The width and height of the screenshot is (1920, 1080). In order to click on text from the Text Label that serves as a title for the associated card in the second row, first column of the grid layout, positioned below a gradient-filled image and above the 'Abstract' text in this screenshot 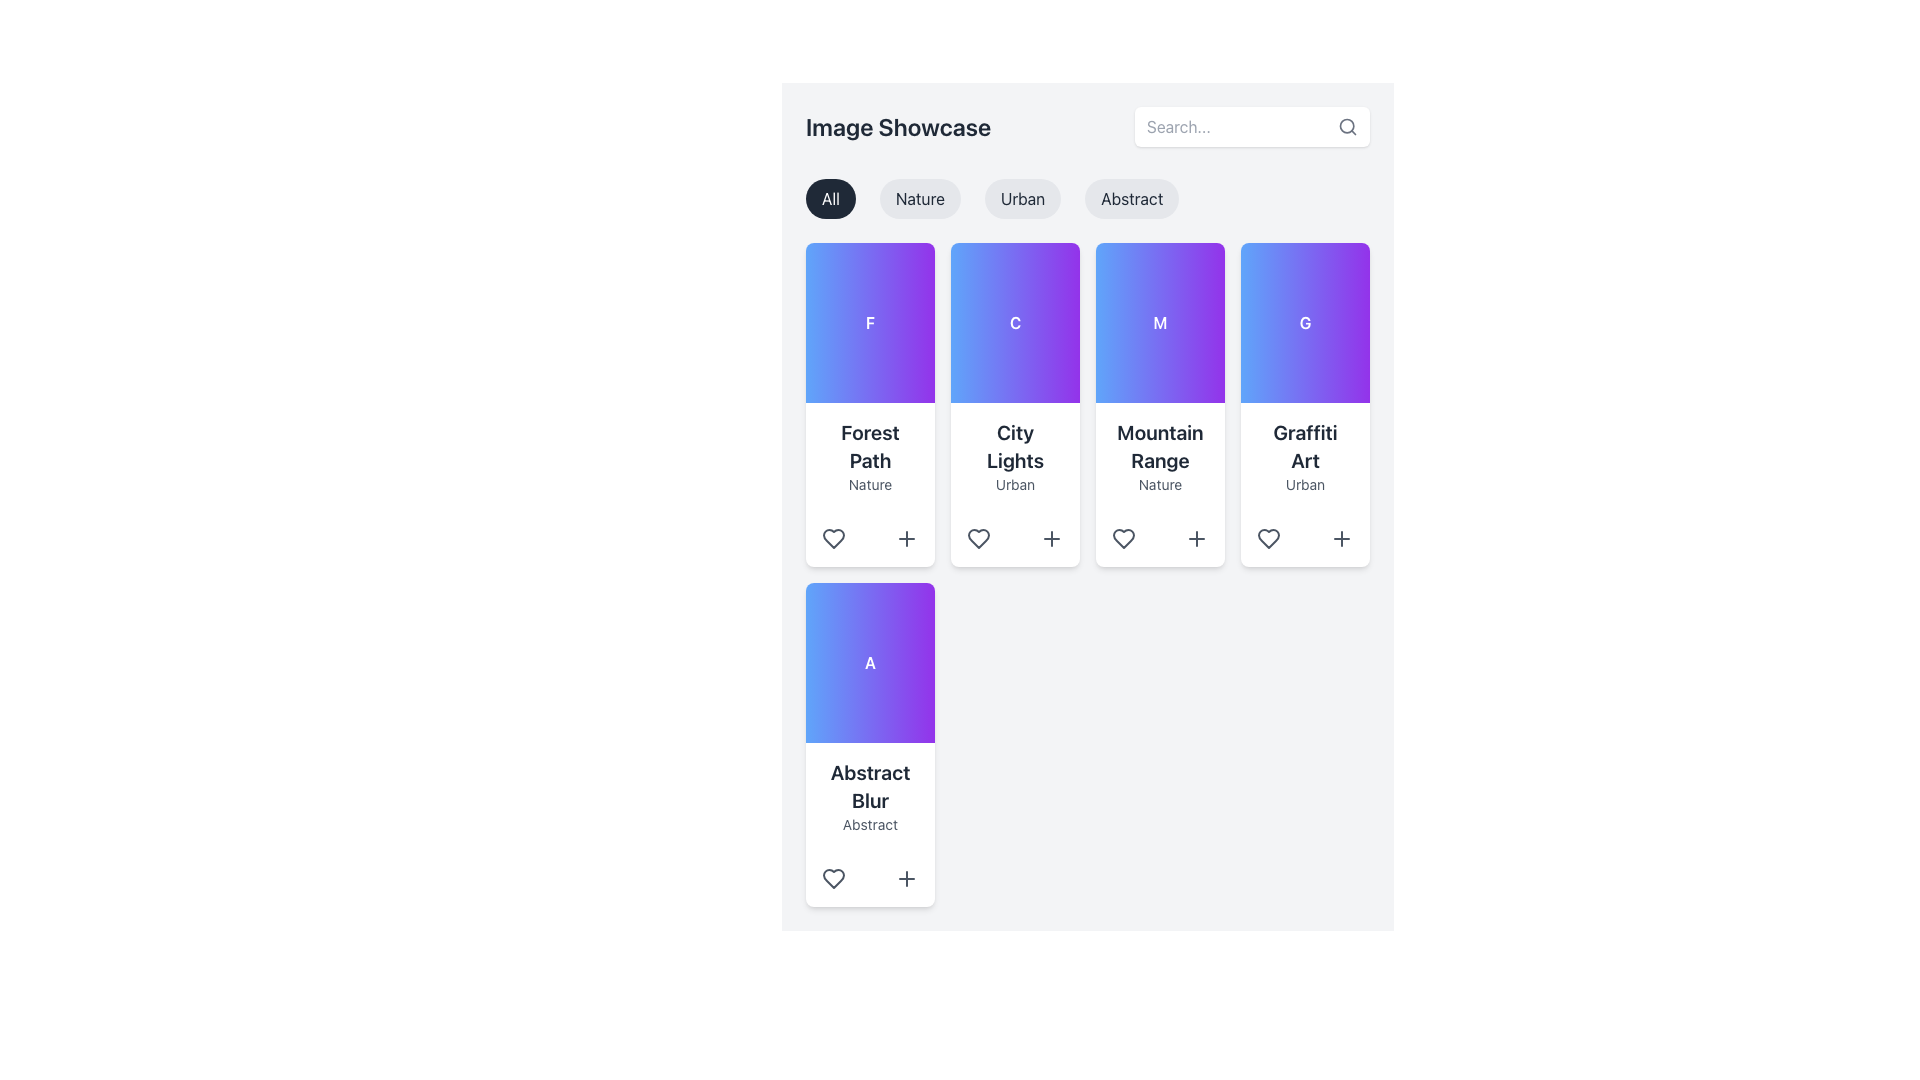, I will do `click(870, 785)`.